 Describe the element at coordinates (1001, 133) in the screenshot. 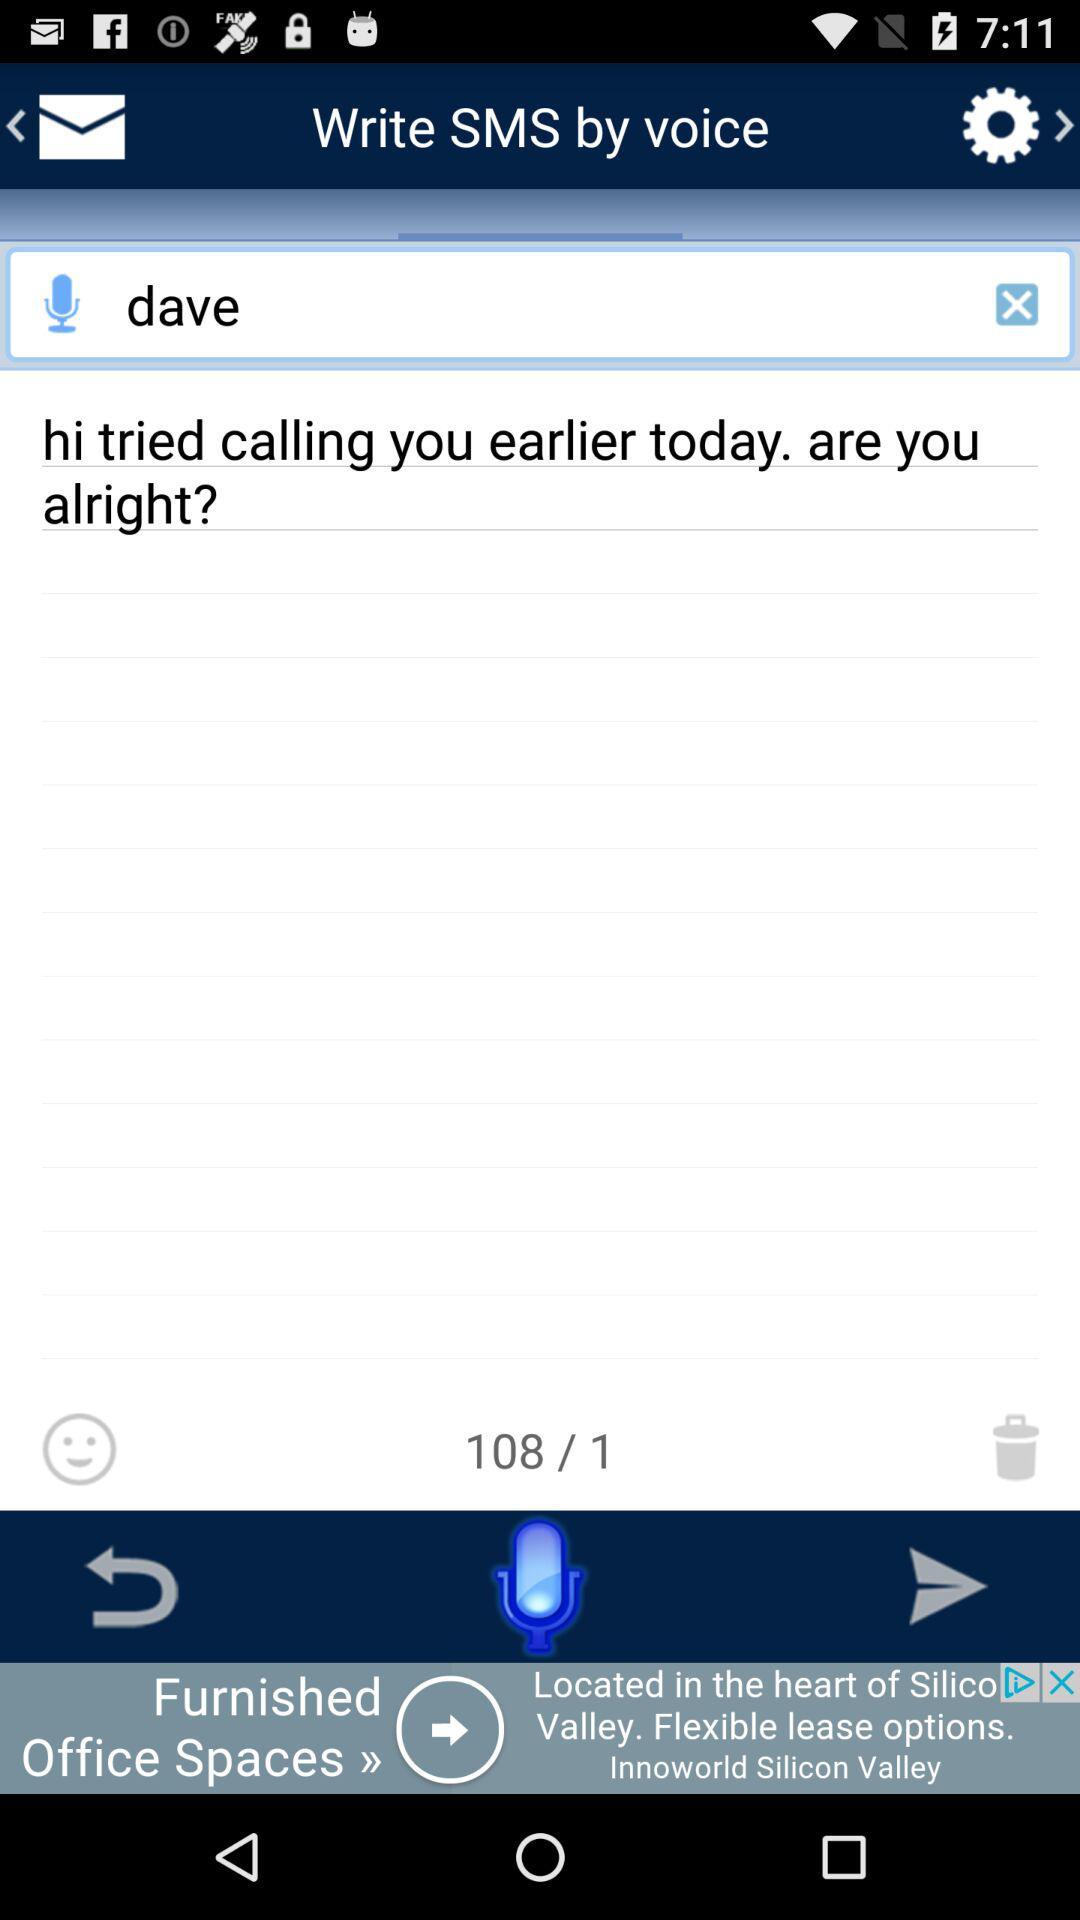

I see `the settings icon` at that location.